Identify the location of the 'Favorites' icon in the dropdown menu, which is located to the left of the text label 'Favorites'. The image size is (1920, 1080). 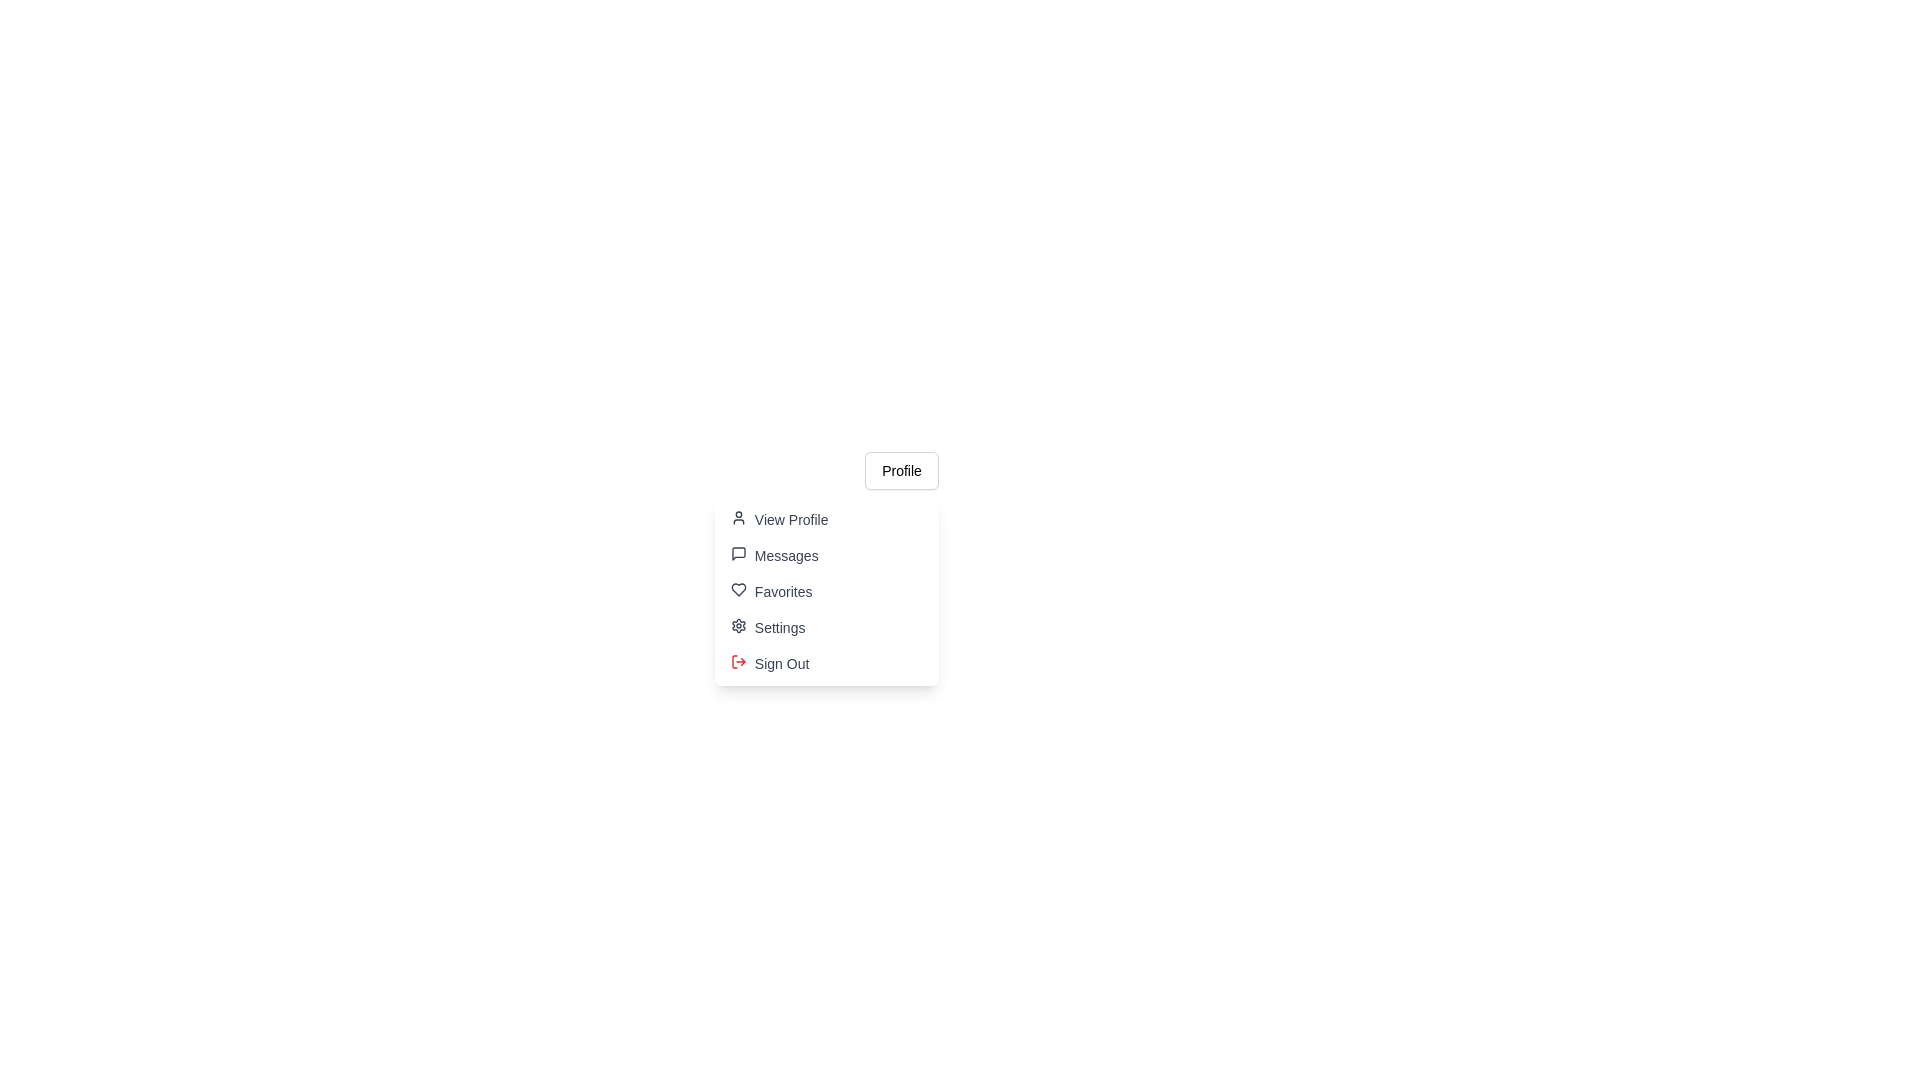
(737, 589).